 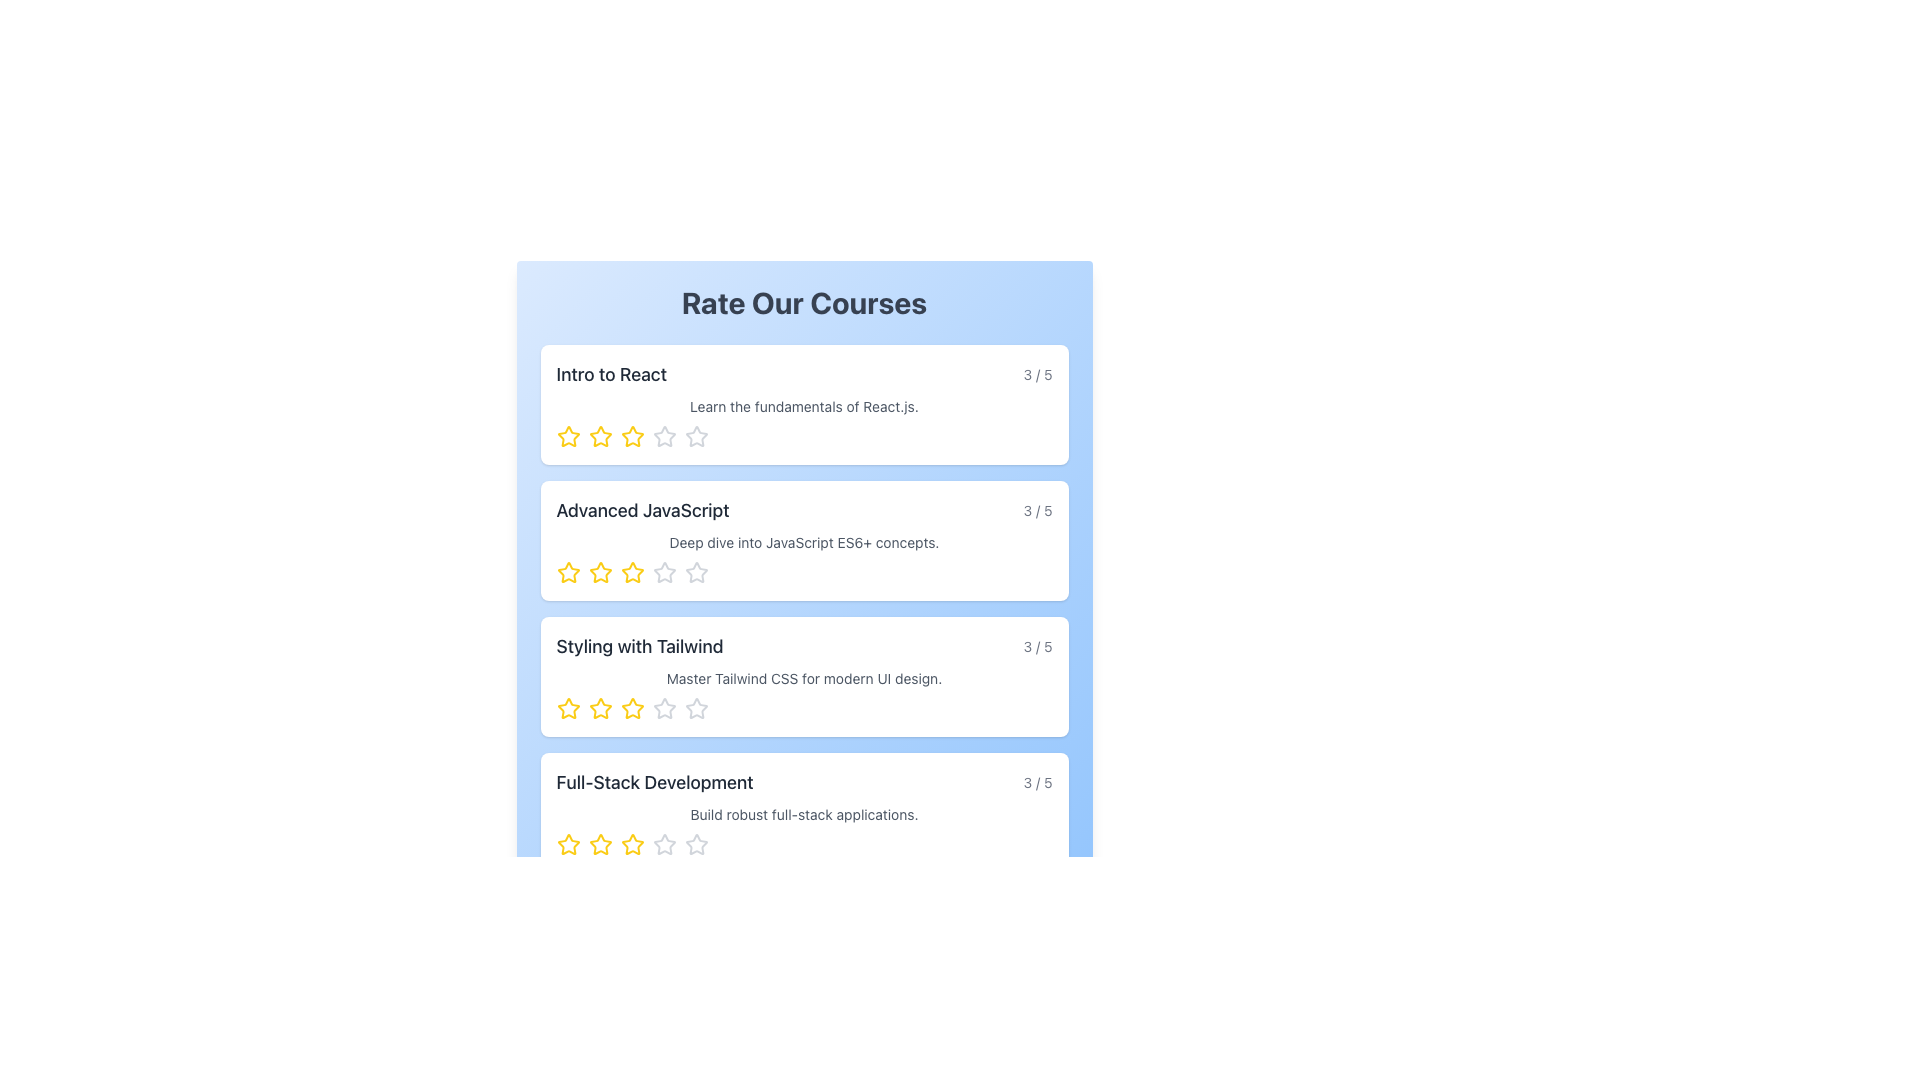 What do you see at coordinates (631, 435) in the screenshot?
I see `the second rating star icon for the 'Intro to React' course, which is part of a row of five stars` at bounding box center [631, 435].